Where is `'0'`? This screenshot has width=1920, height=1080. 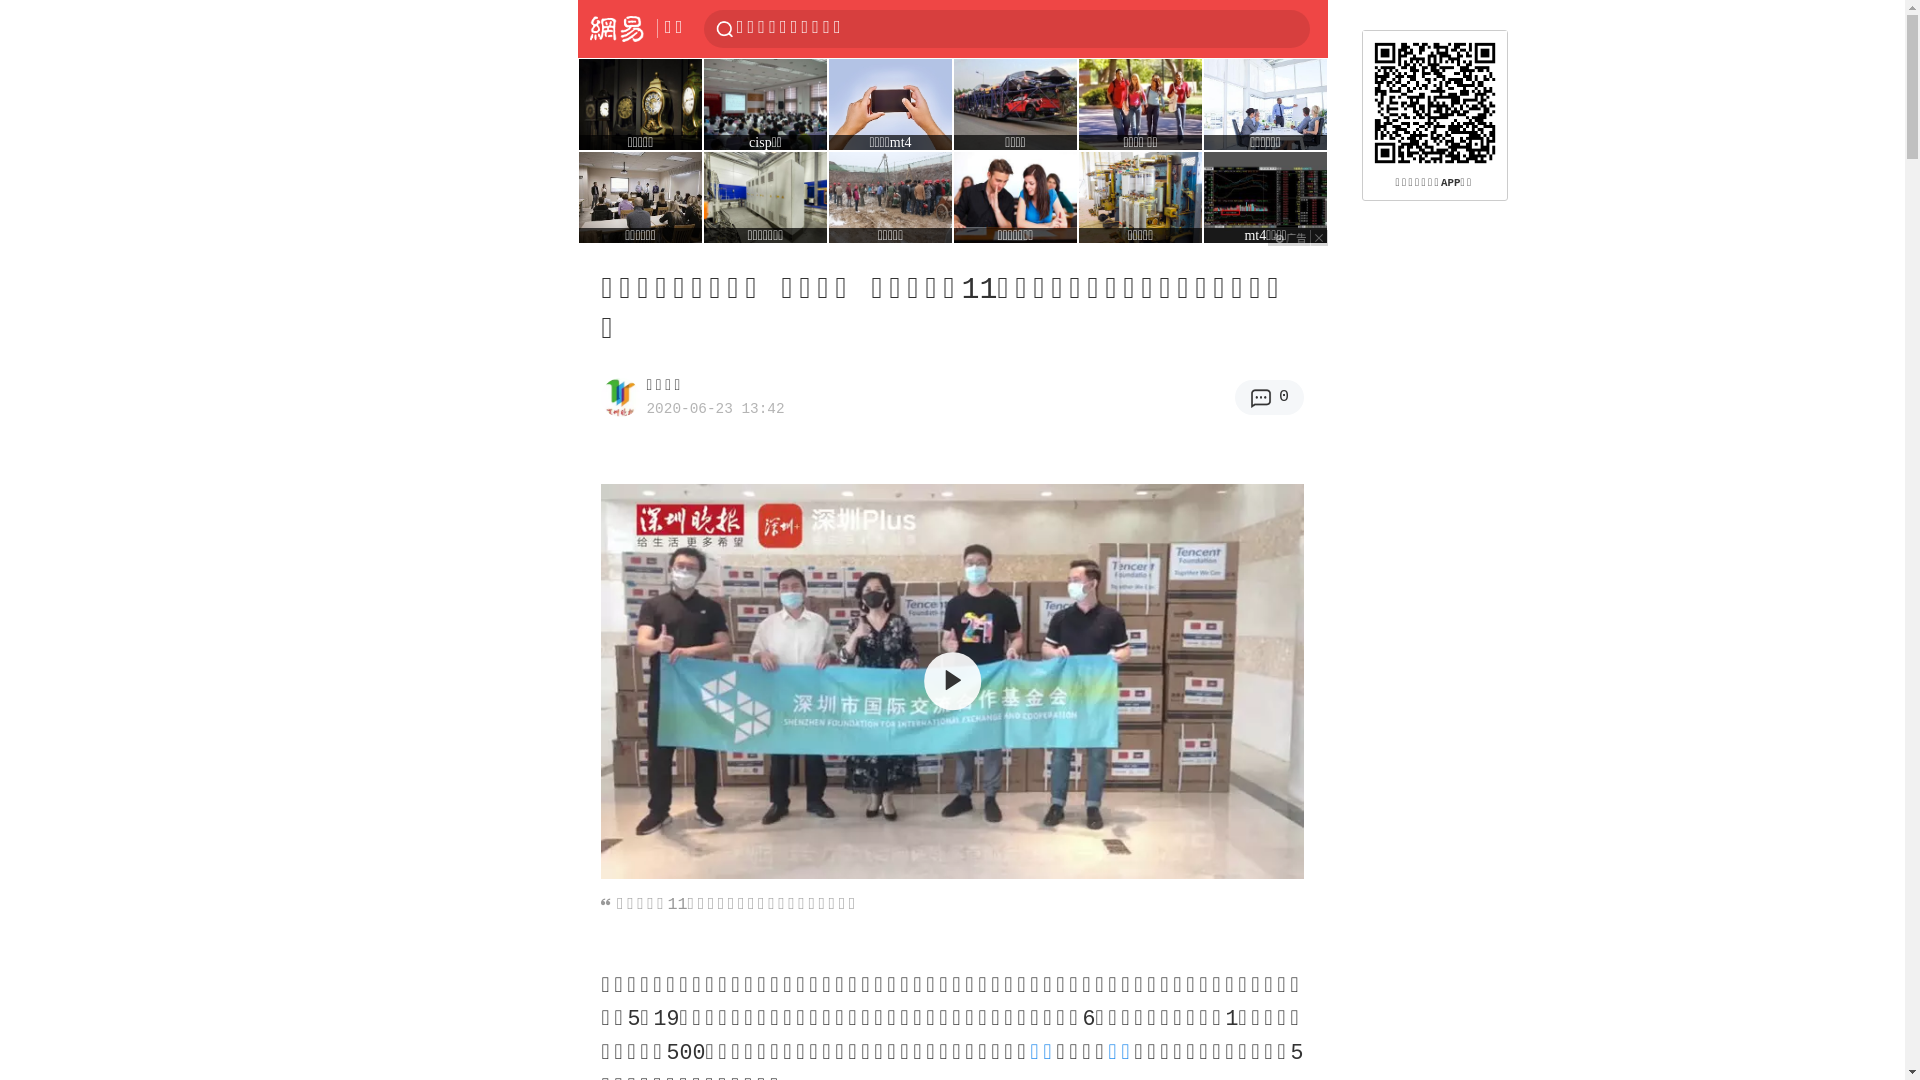 '0' is located at coordinates (1268, 397).